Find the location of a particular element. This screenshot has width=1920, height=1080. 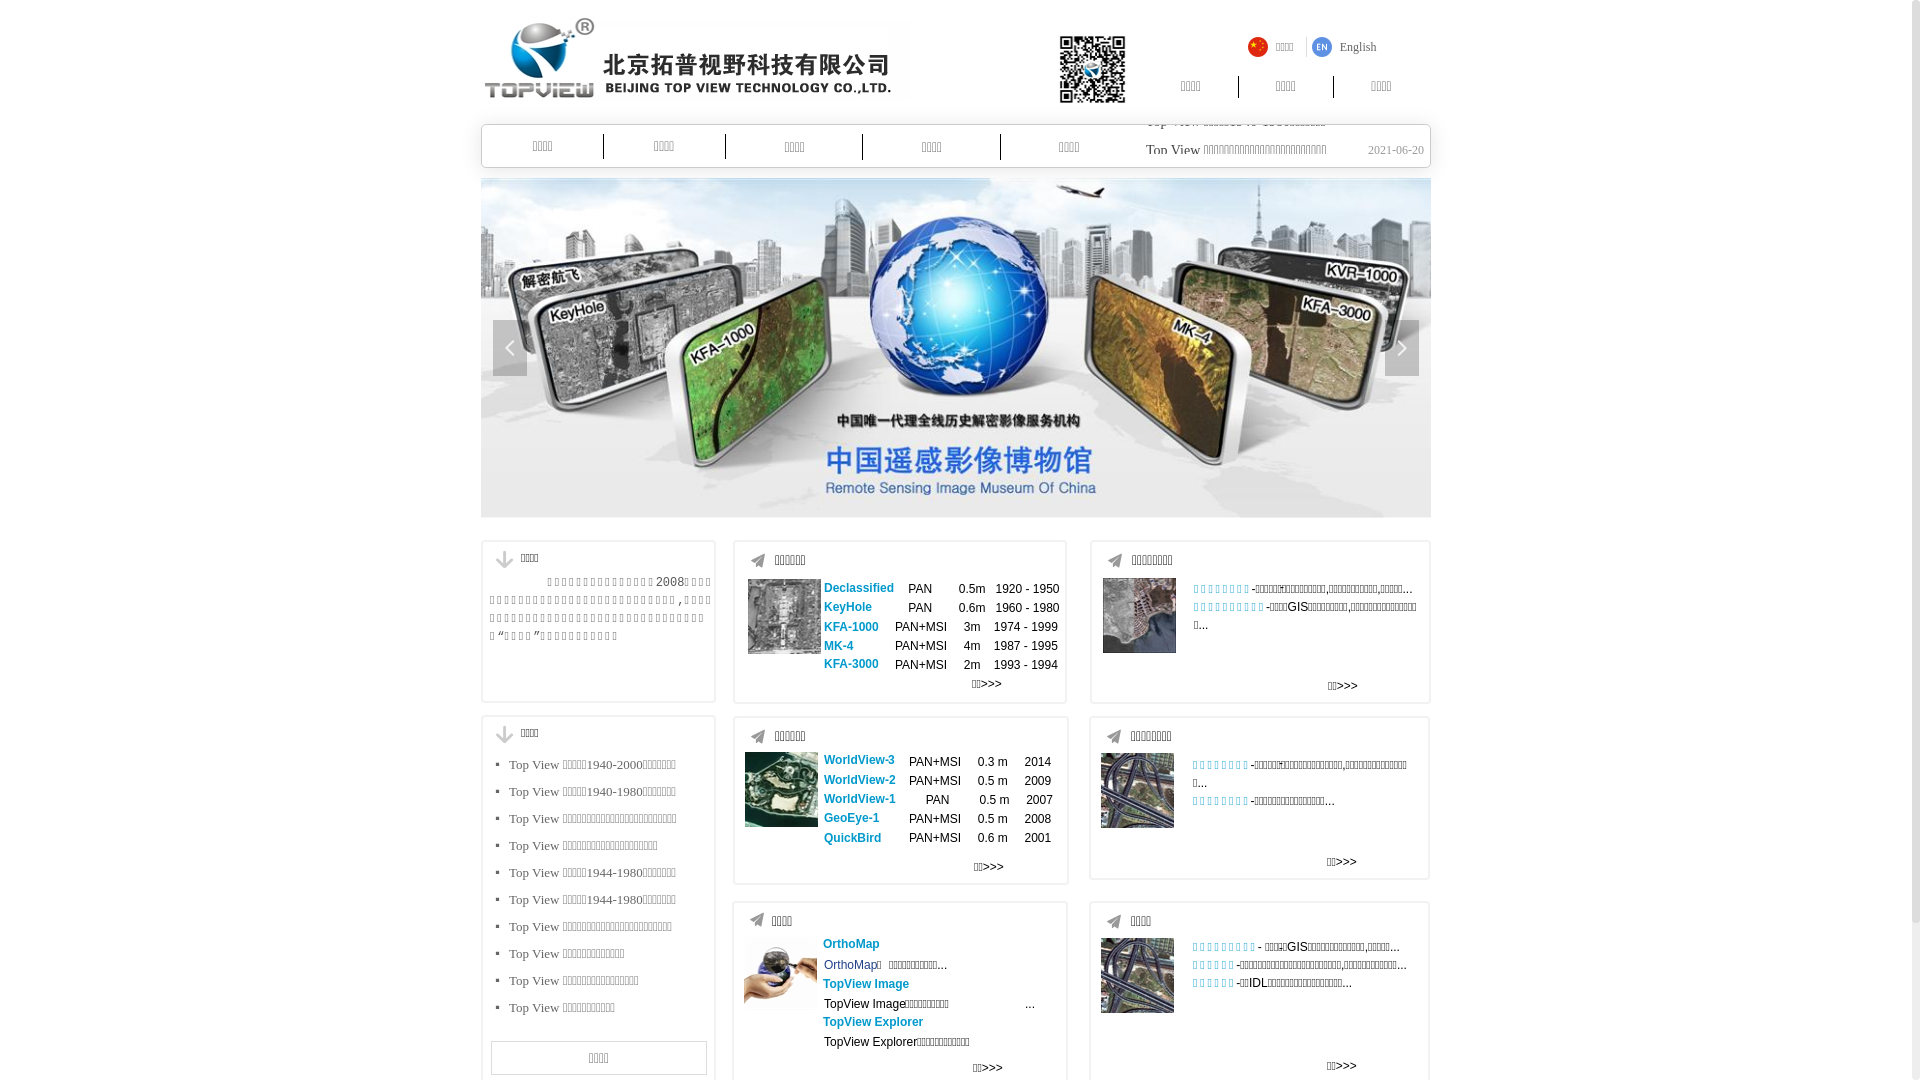

'KeyHole' is located at coordinates (849, 605).